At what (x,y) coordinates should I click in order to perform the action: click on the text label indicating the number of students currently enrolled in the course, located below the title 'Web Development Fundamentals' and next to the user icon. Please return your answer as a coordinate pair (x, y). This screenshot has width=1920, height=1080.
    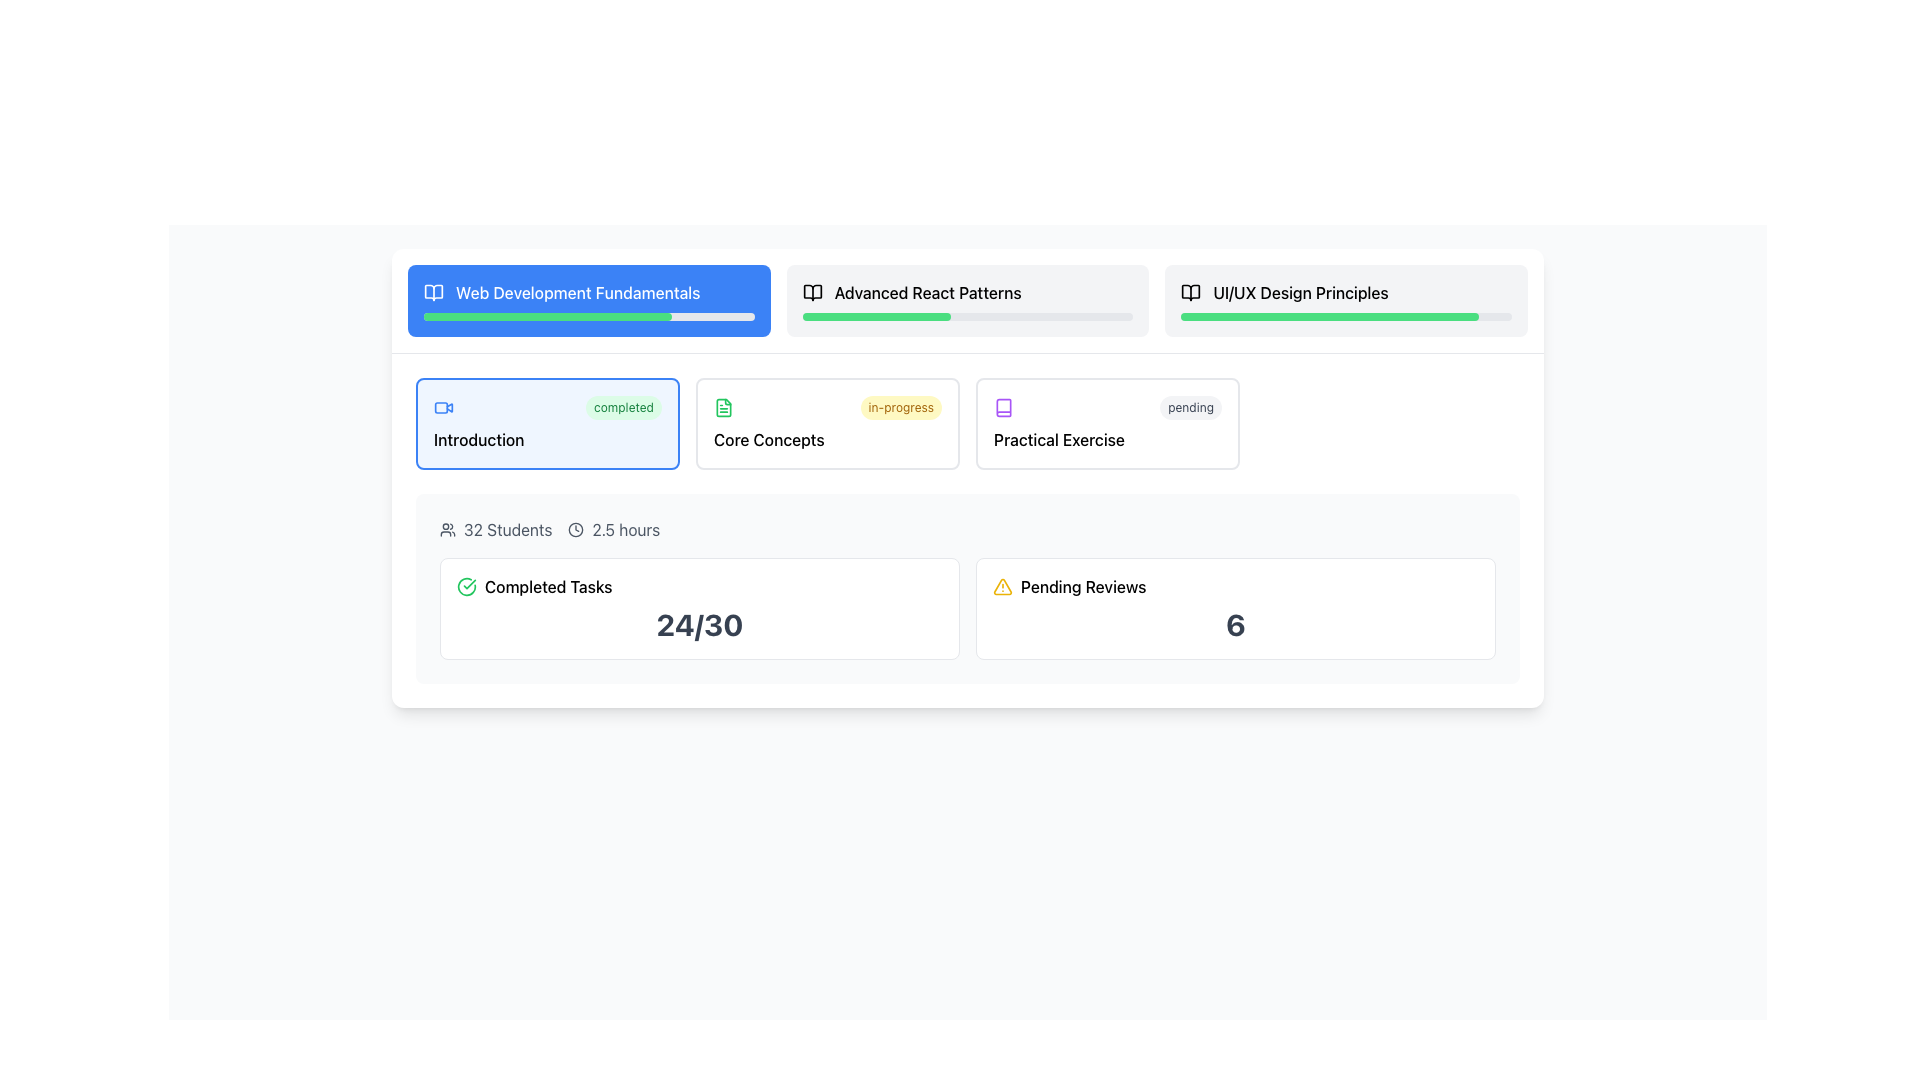
    Looking at the image, I should click on (508, 528).